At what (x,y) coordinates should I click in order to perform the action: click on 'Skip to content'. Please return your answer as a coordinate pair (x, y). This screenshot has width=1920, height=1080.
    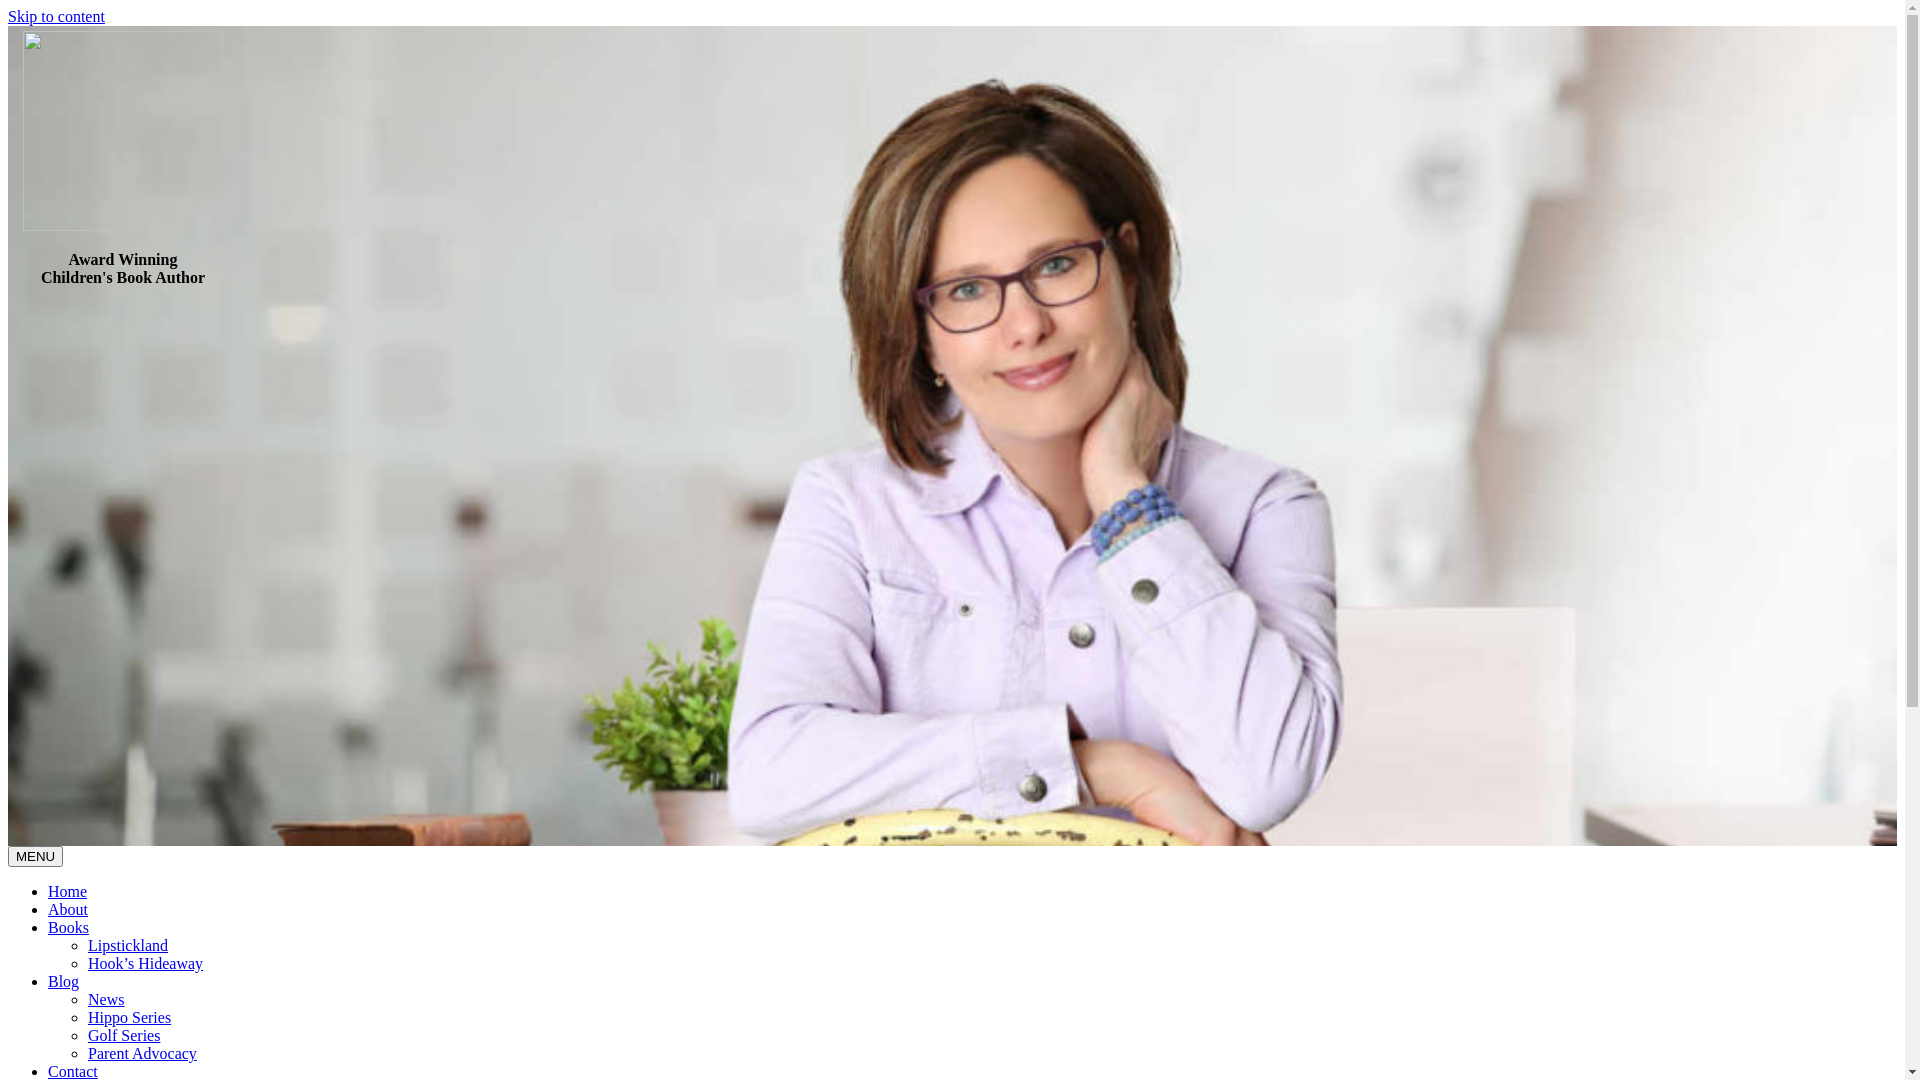
    Looking at the image, I should click on (56, 16).